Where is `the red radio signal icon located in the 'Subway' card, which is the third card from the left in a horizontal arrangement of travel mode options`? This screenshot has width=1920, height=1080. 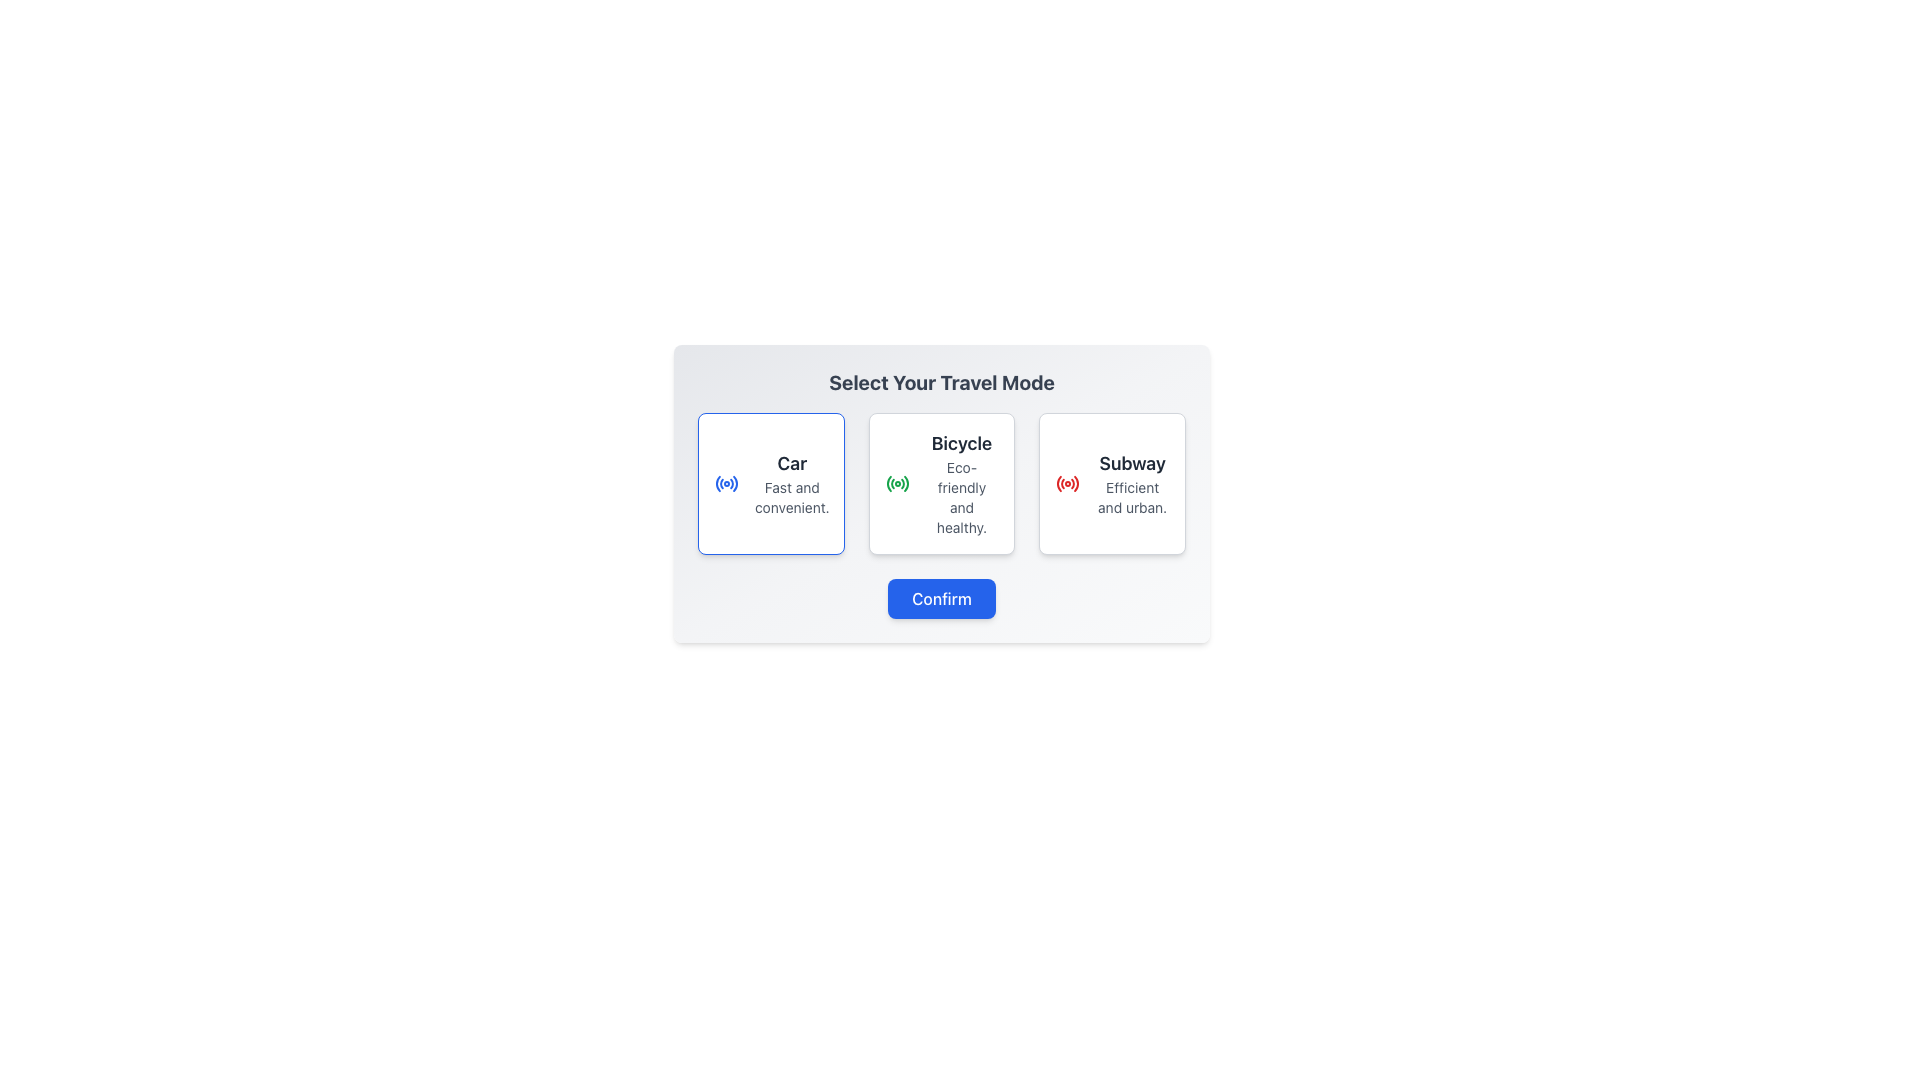 the red radio signal icon located in the 'Subway' card, which is the third card from the left in a horizontal arrangement of travel mode options is located at coordinates (1067, 483).